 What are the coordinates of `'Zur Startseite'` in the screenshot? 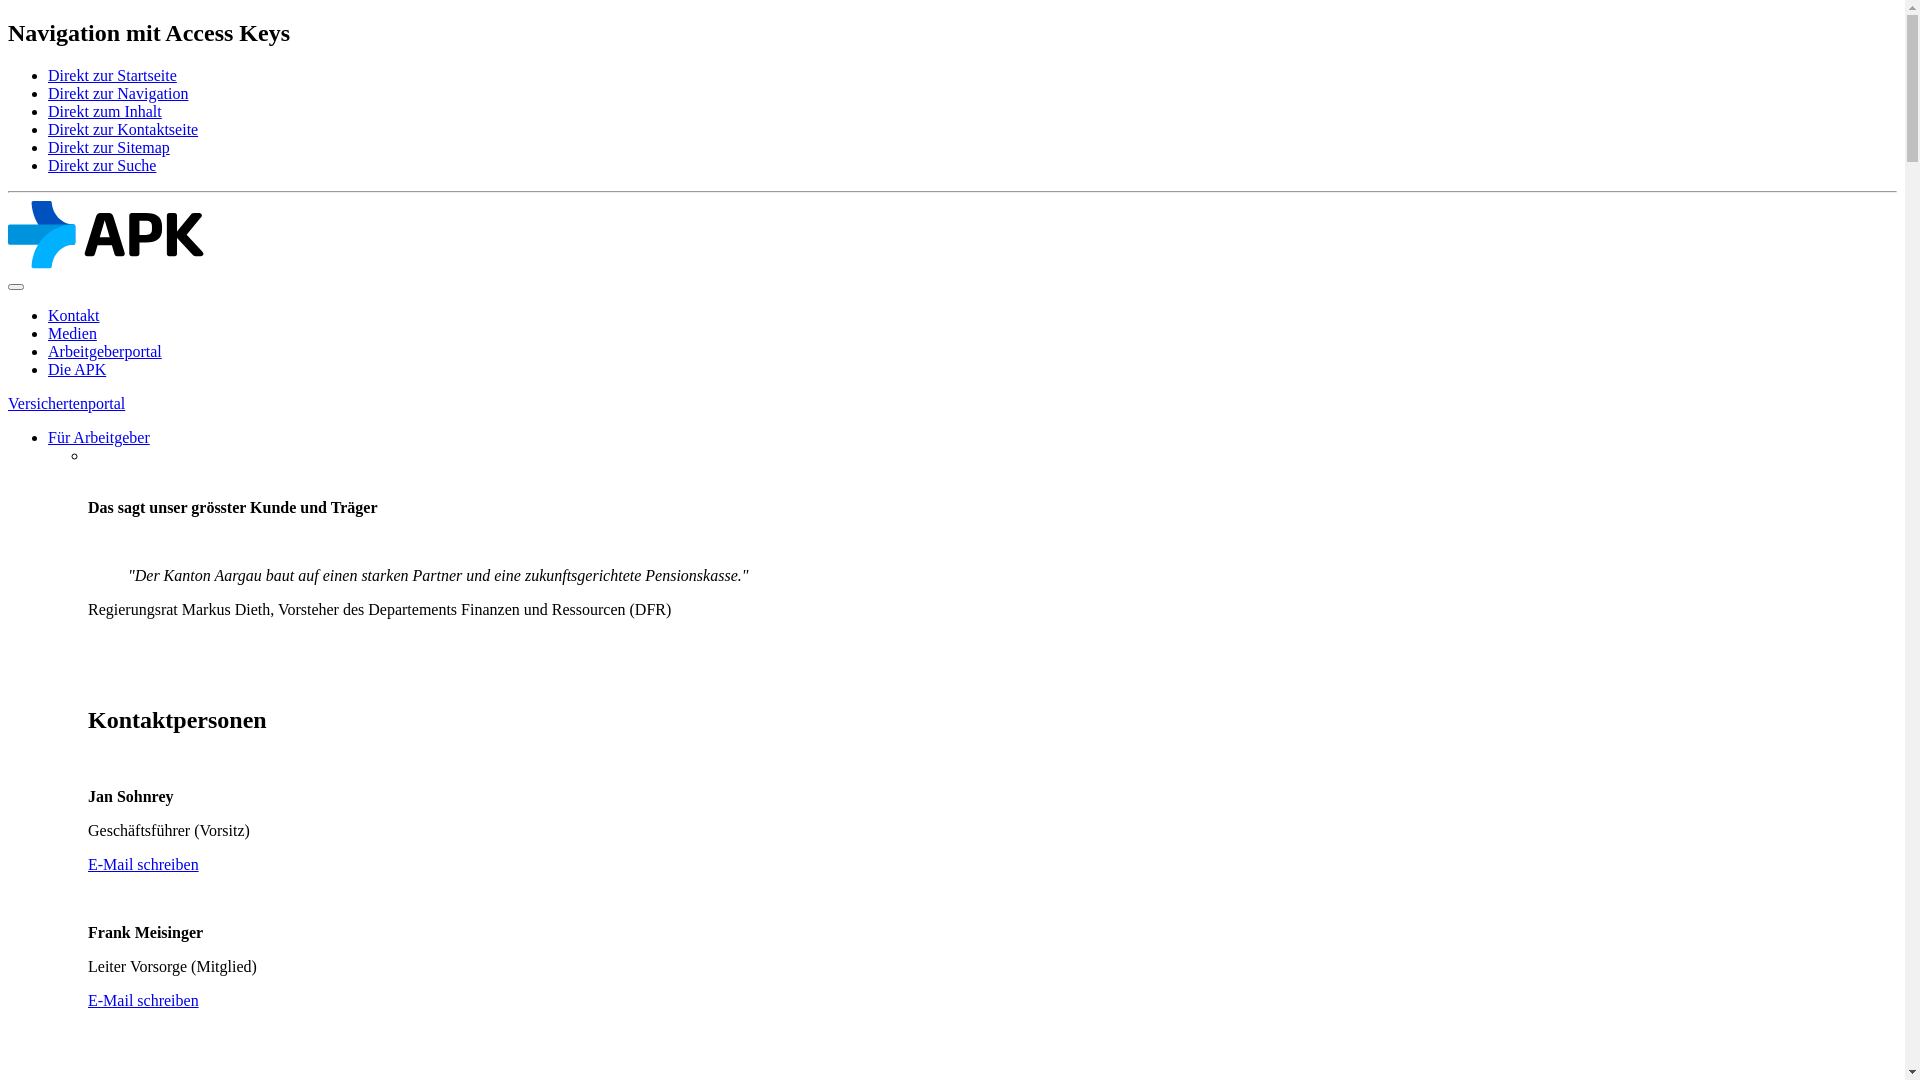 It's located at (104, 262).